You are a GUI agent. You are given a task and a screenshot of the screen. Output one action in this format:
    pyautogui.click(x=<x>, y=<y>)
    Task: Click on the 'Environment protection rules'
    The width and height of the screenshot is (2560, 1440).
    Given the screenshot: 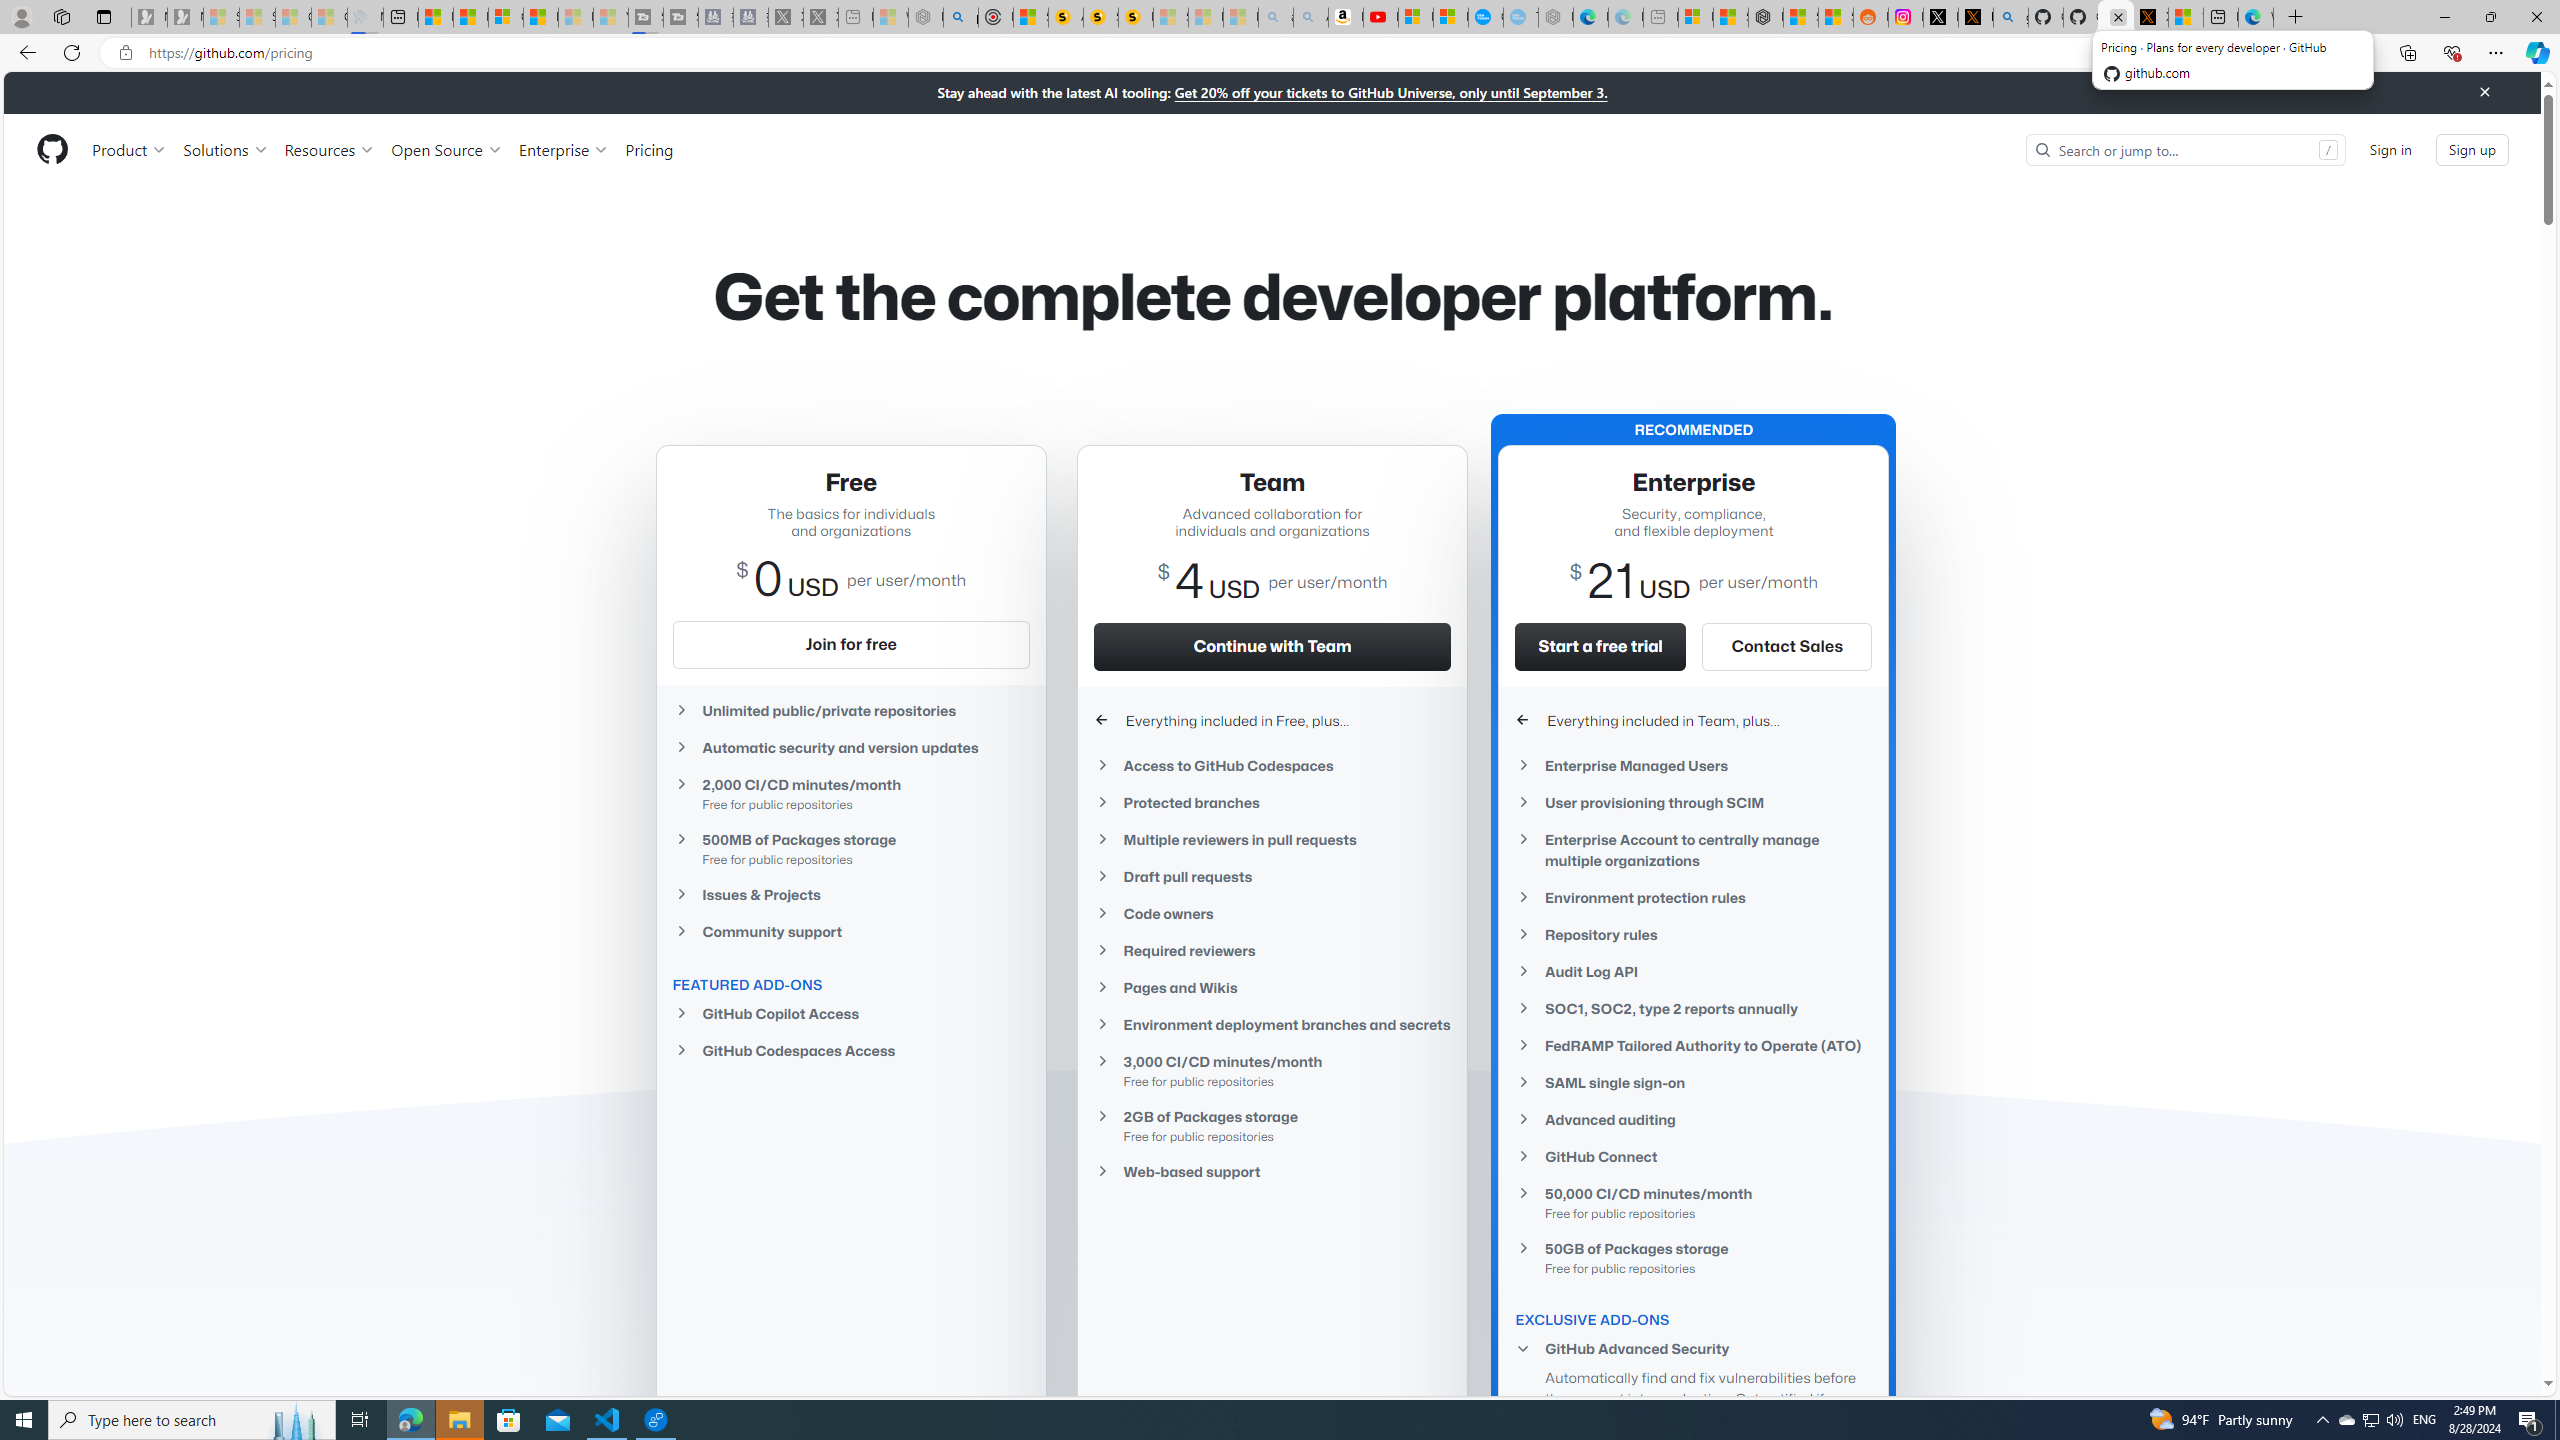 What is the action you would take?
    pyautogui.click(x=1693, y=896)
    